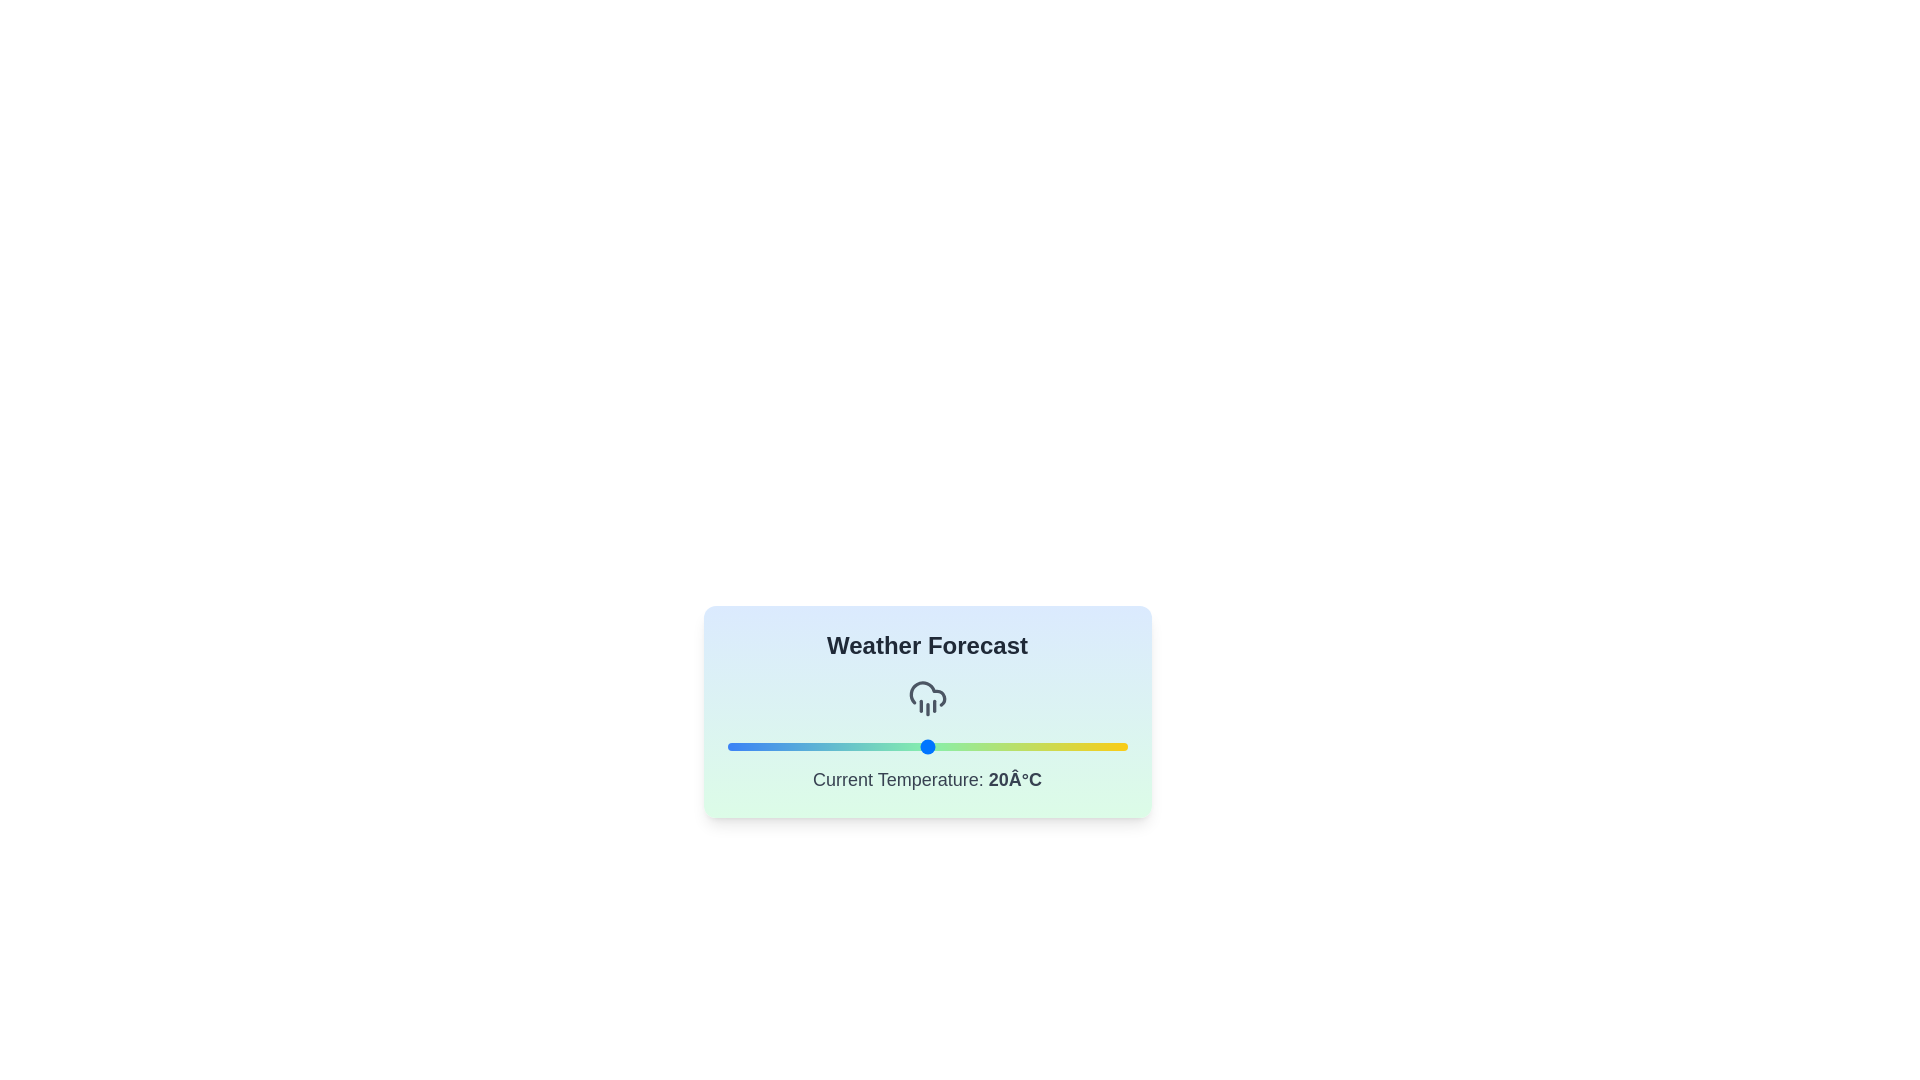  What do you see at coordinates (936, 747) in the screenshot?
I see `the temperature slider to 21°C` at bounding box center [936, 747].